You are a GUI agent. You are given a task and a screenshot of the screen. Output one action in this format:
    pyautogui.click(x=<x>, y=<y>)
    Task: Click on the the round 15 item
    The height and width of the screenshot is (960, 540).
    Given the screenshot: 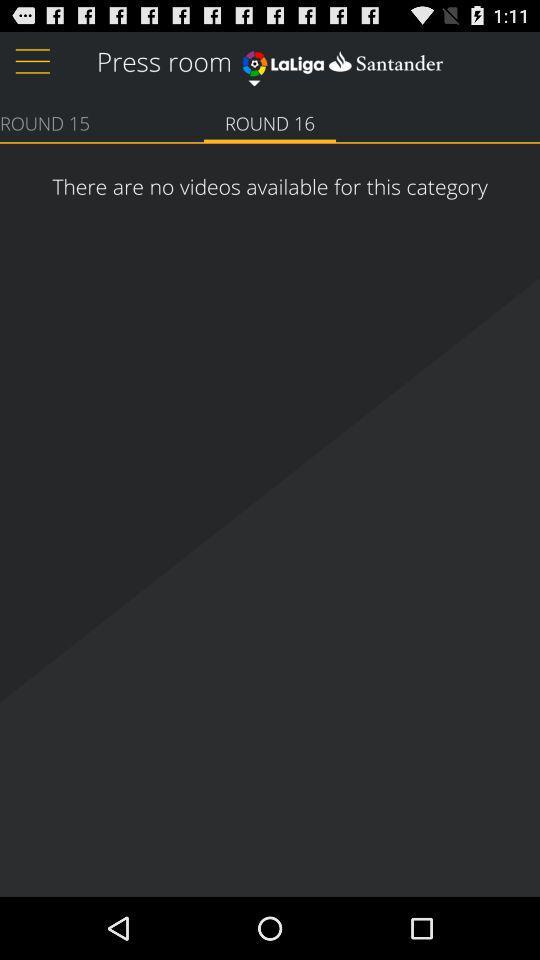 What is the action you would take?
    pyautogui.click(x=44, y=121)
    